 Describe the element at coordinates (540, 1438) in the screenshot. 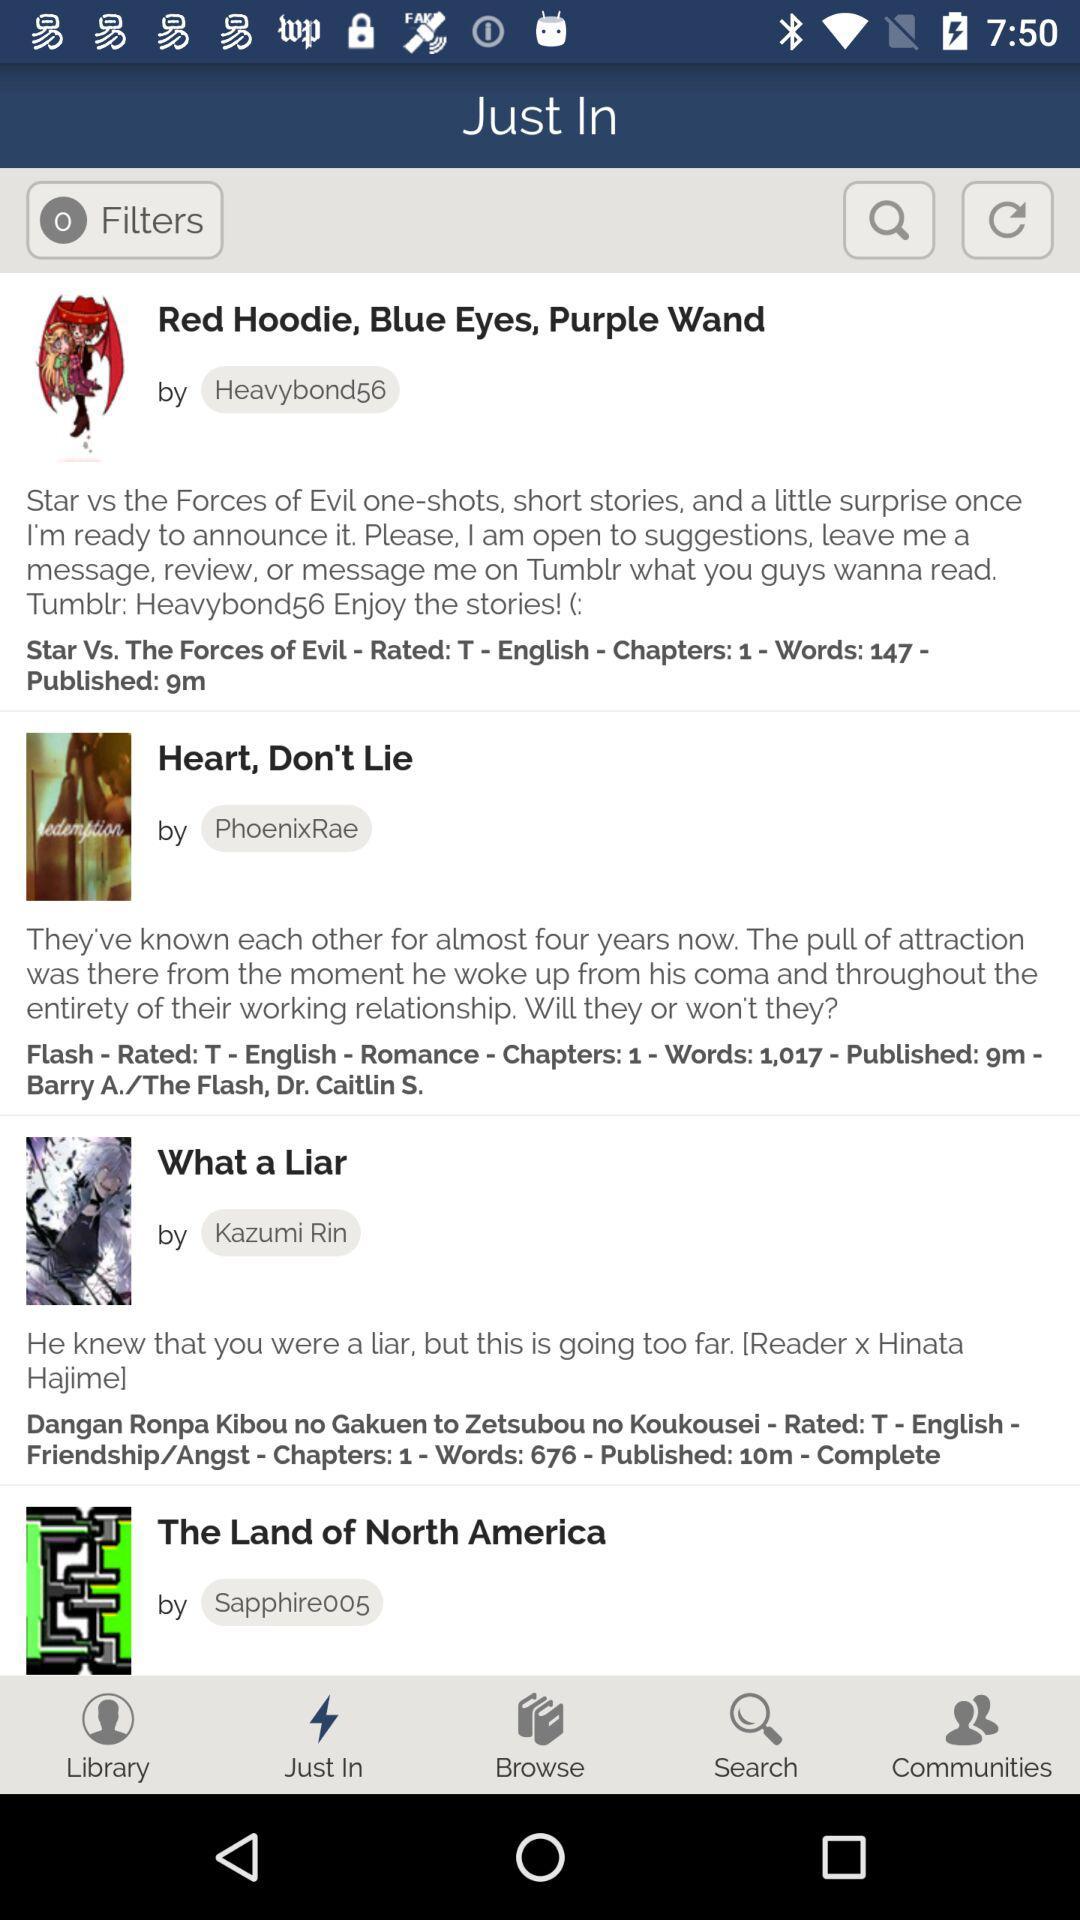

I see `dangan ronpa kibou app` at that location.